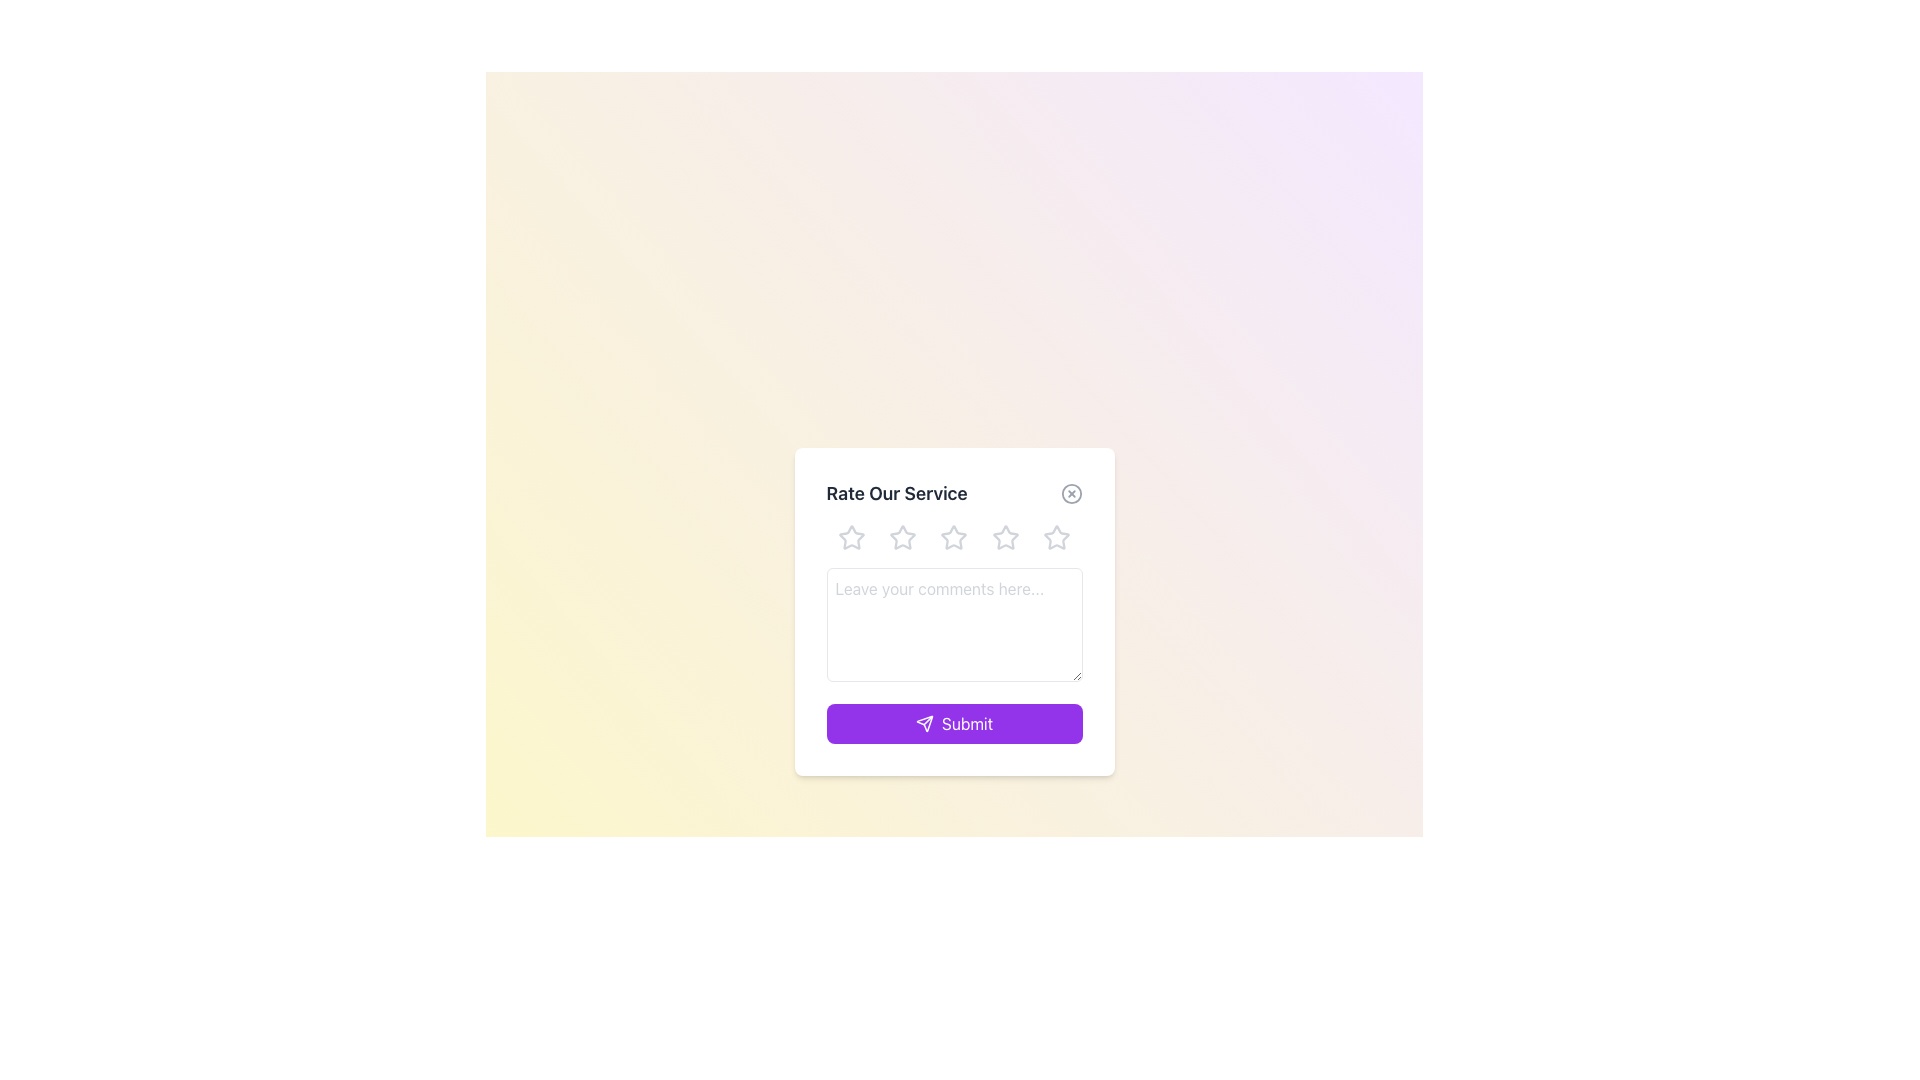 Image resolution: width=1920 pixels, height=1080 pixels. Describe the element at coordinates (902, 536) in the screenshot. I see `the second hollow star icon in the horizontal row of five stars for the rating system, located above the text input box` at that location.